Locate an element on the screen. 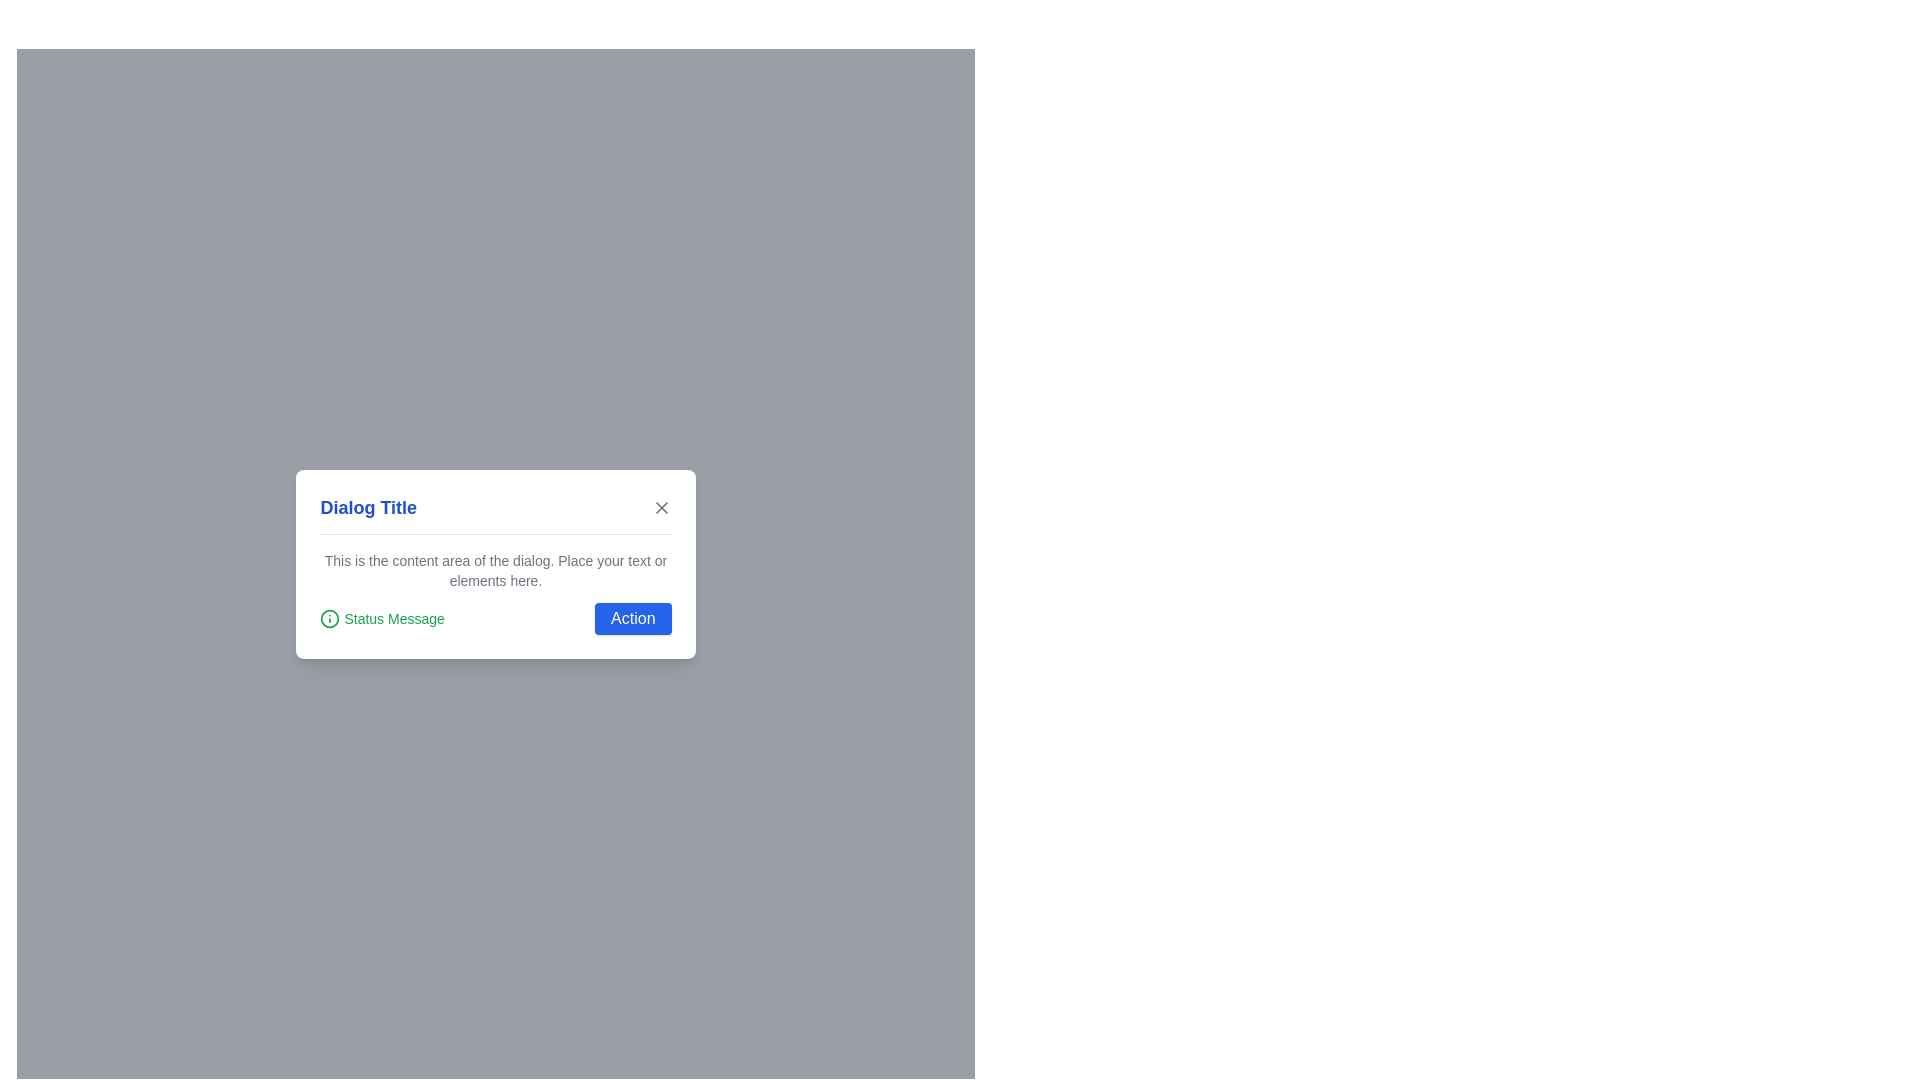  the 'Action' button located at the bottom-right corner of the dialog box, adjacent to the 'Status Message' text, to observe hover effects is located at coordinates (632, 617).